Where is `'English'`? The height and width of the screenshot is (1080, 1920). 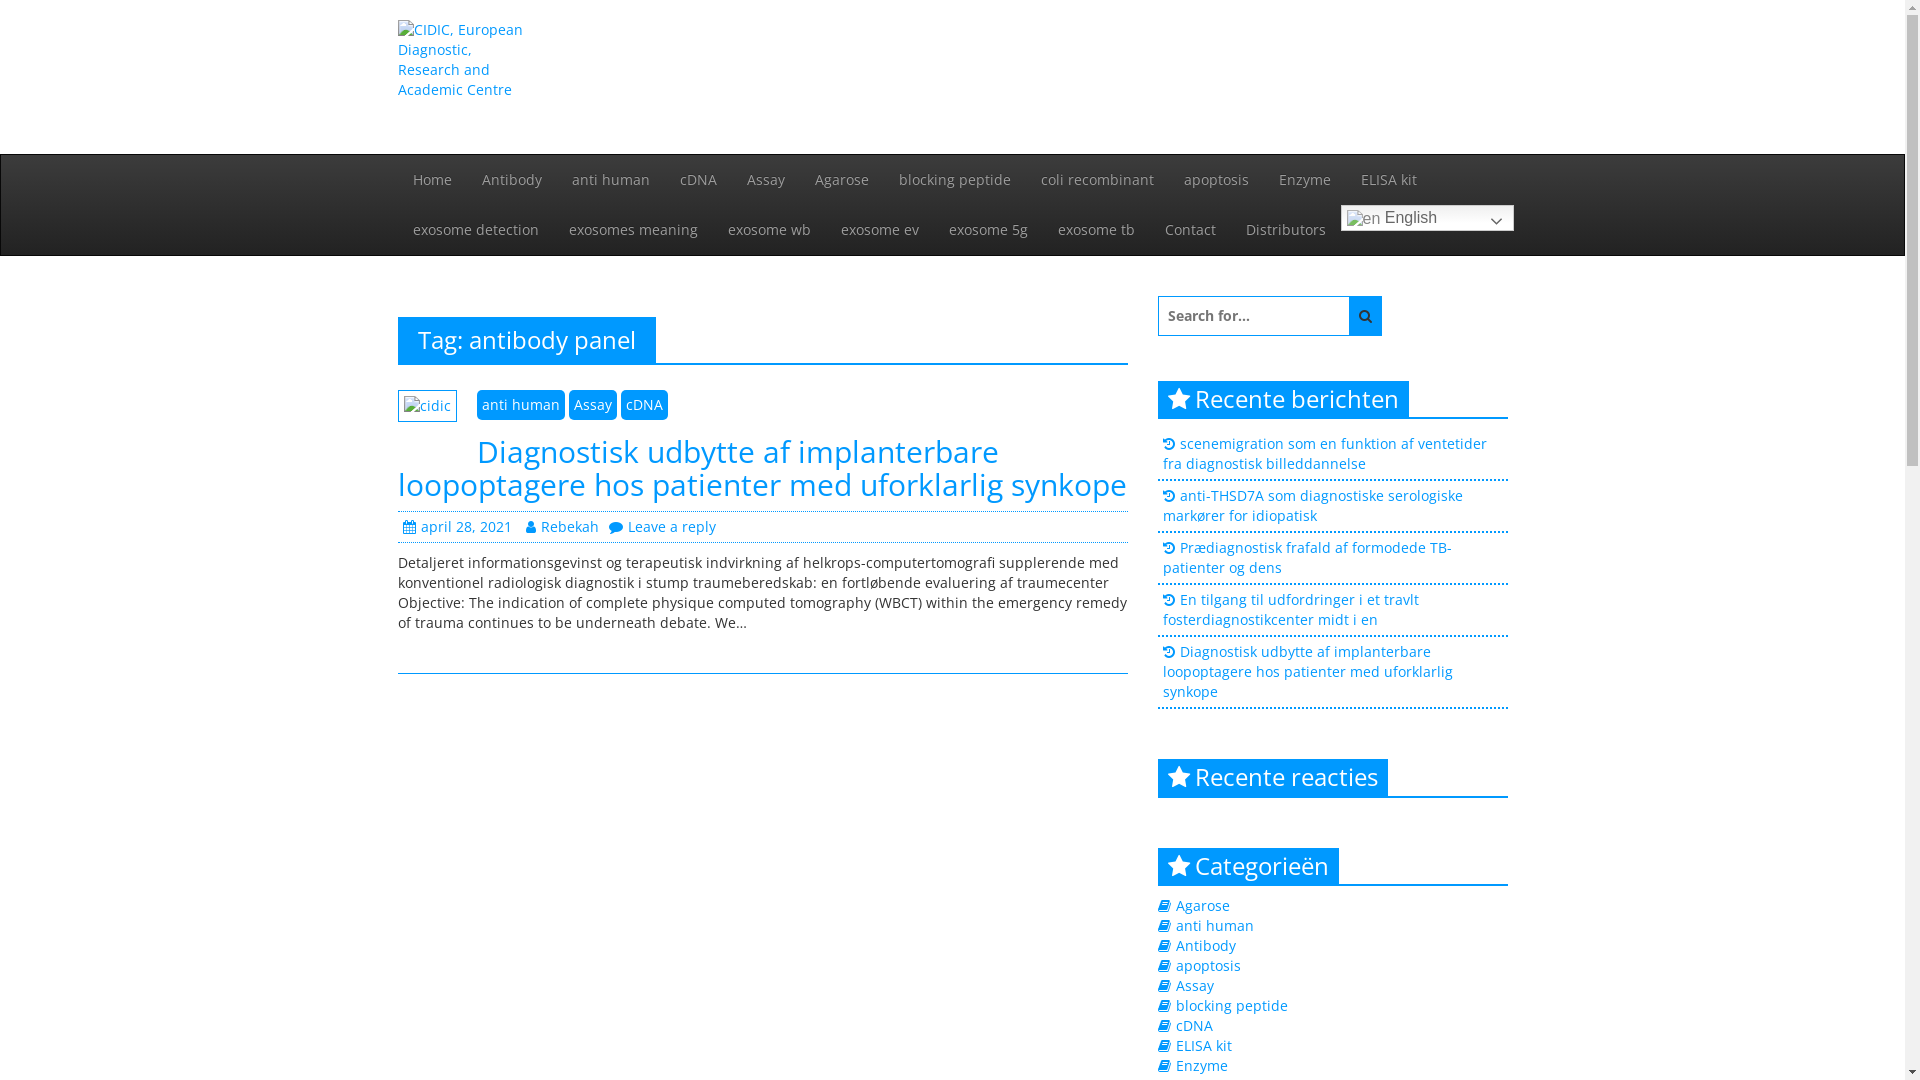 'English' is located at coordinates (1425, 218).